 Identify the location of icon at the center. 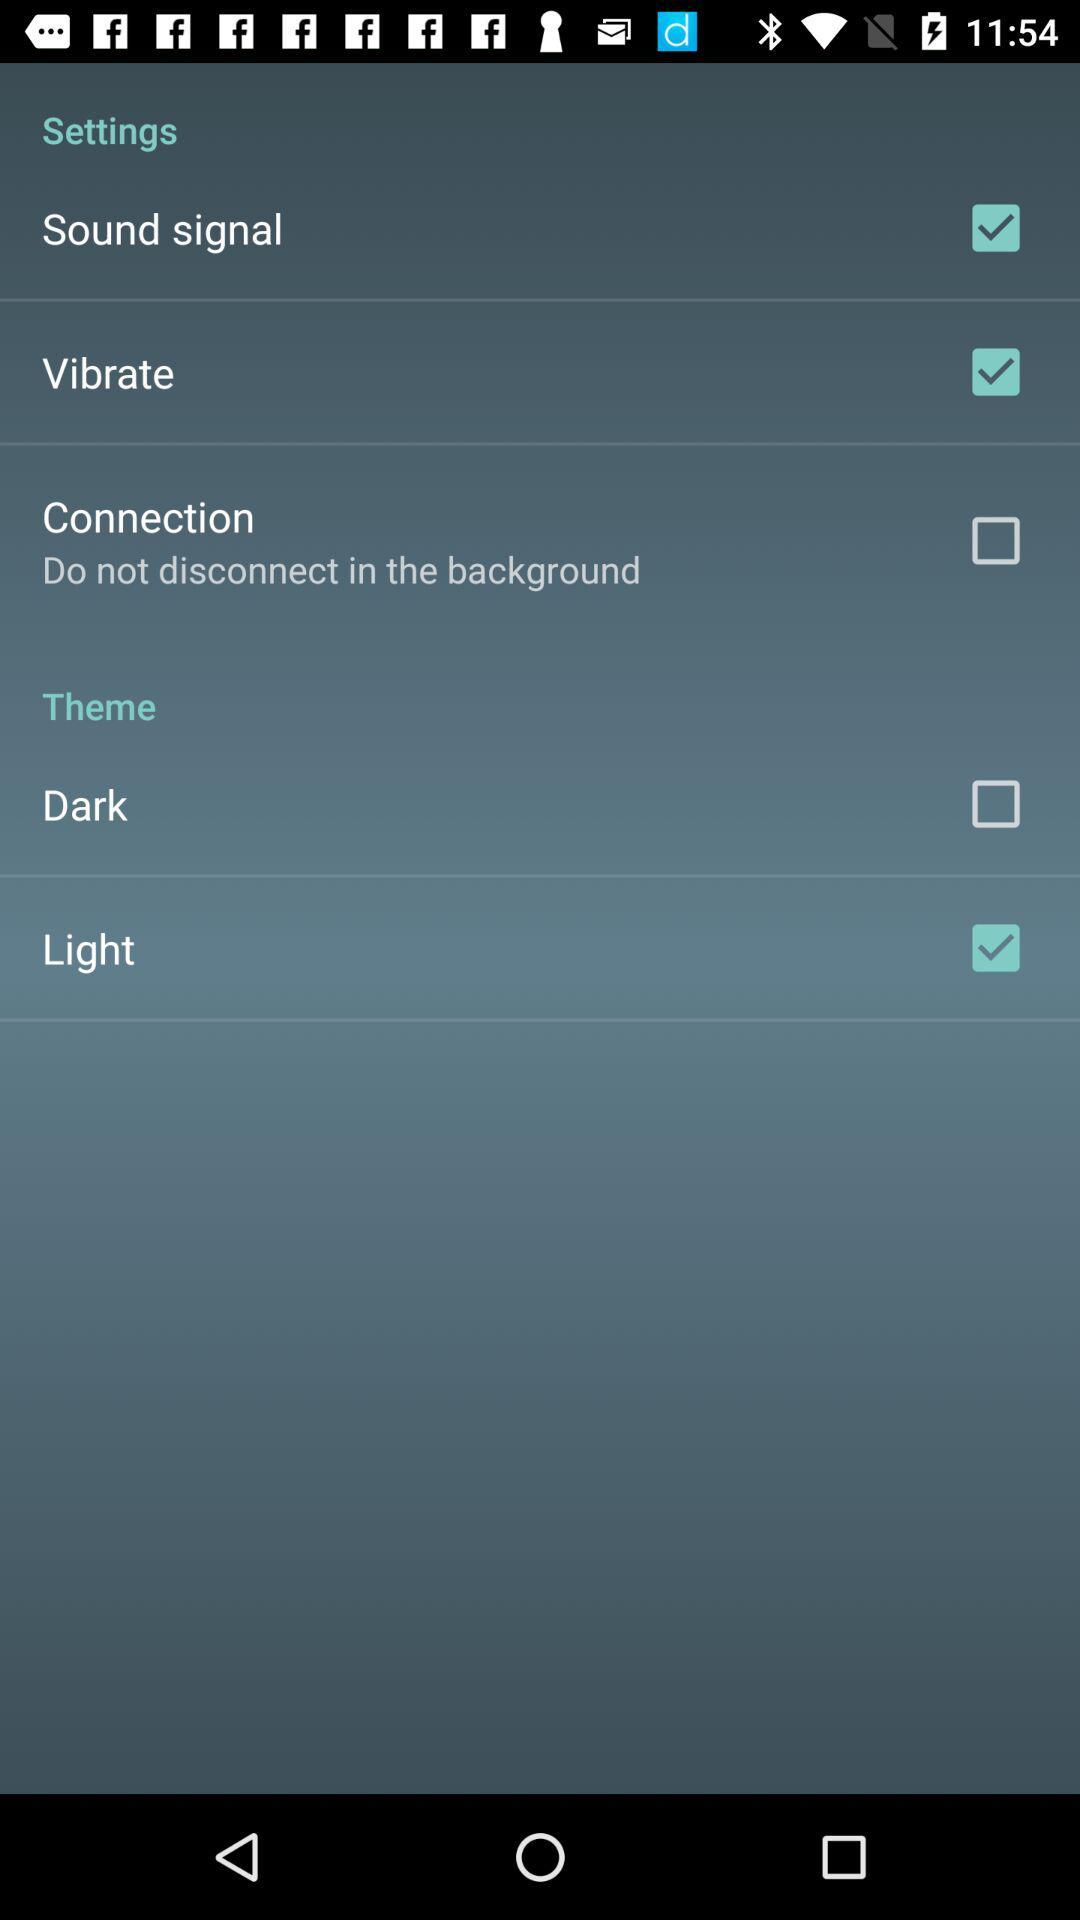
(540, 684).